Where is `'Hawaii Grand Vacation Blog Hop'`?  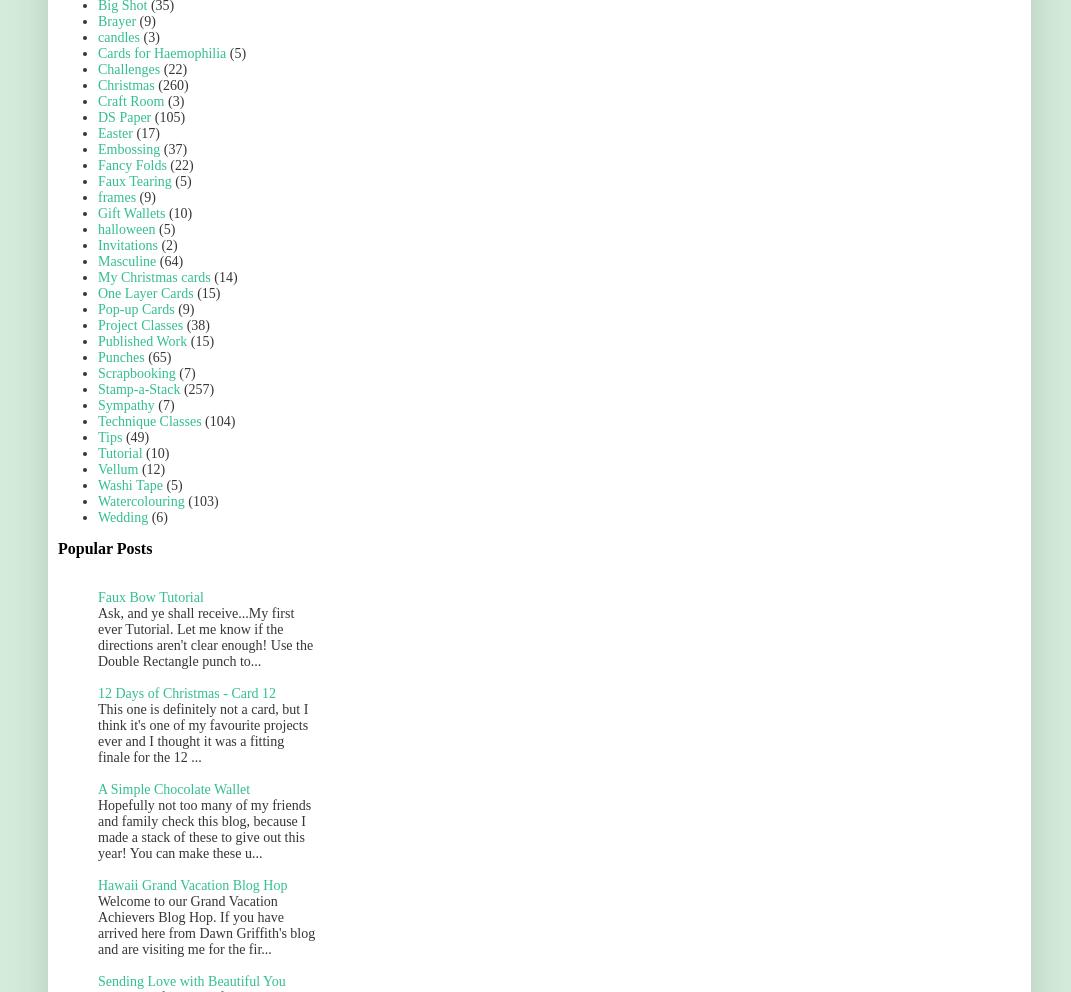
'Hawaii Grand Vacation Blog Hop' is located at coordinates (191, 885).